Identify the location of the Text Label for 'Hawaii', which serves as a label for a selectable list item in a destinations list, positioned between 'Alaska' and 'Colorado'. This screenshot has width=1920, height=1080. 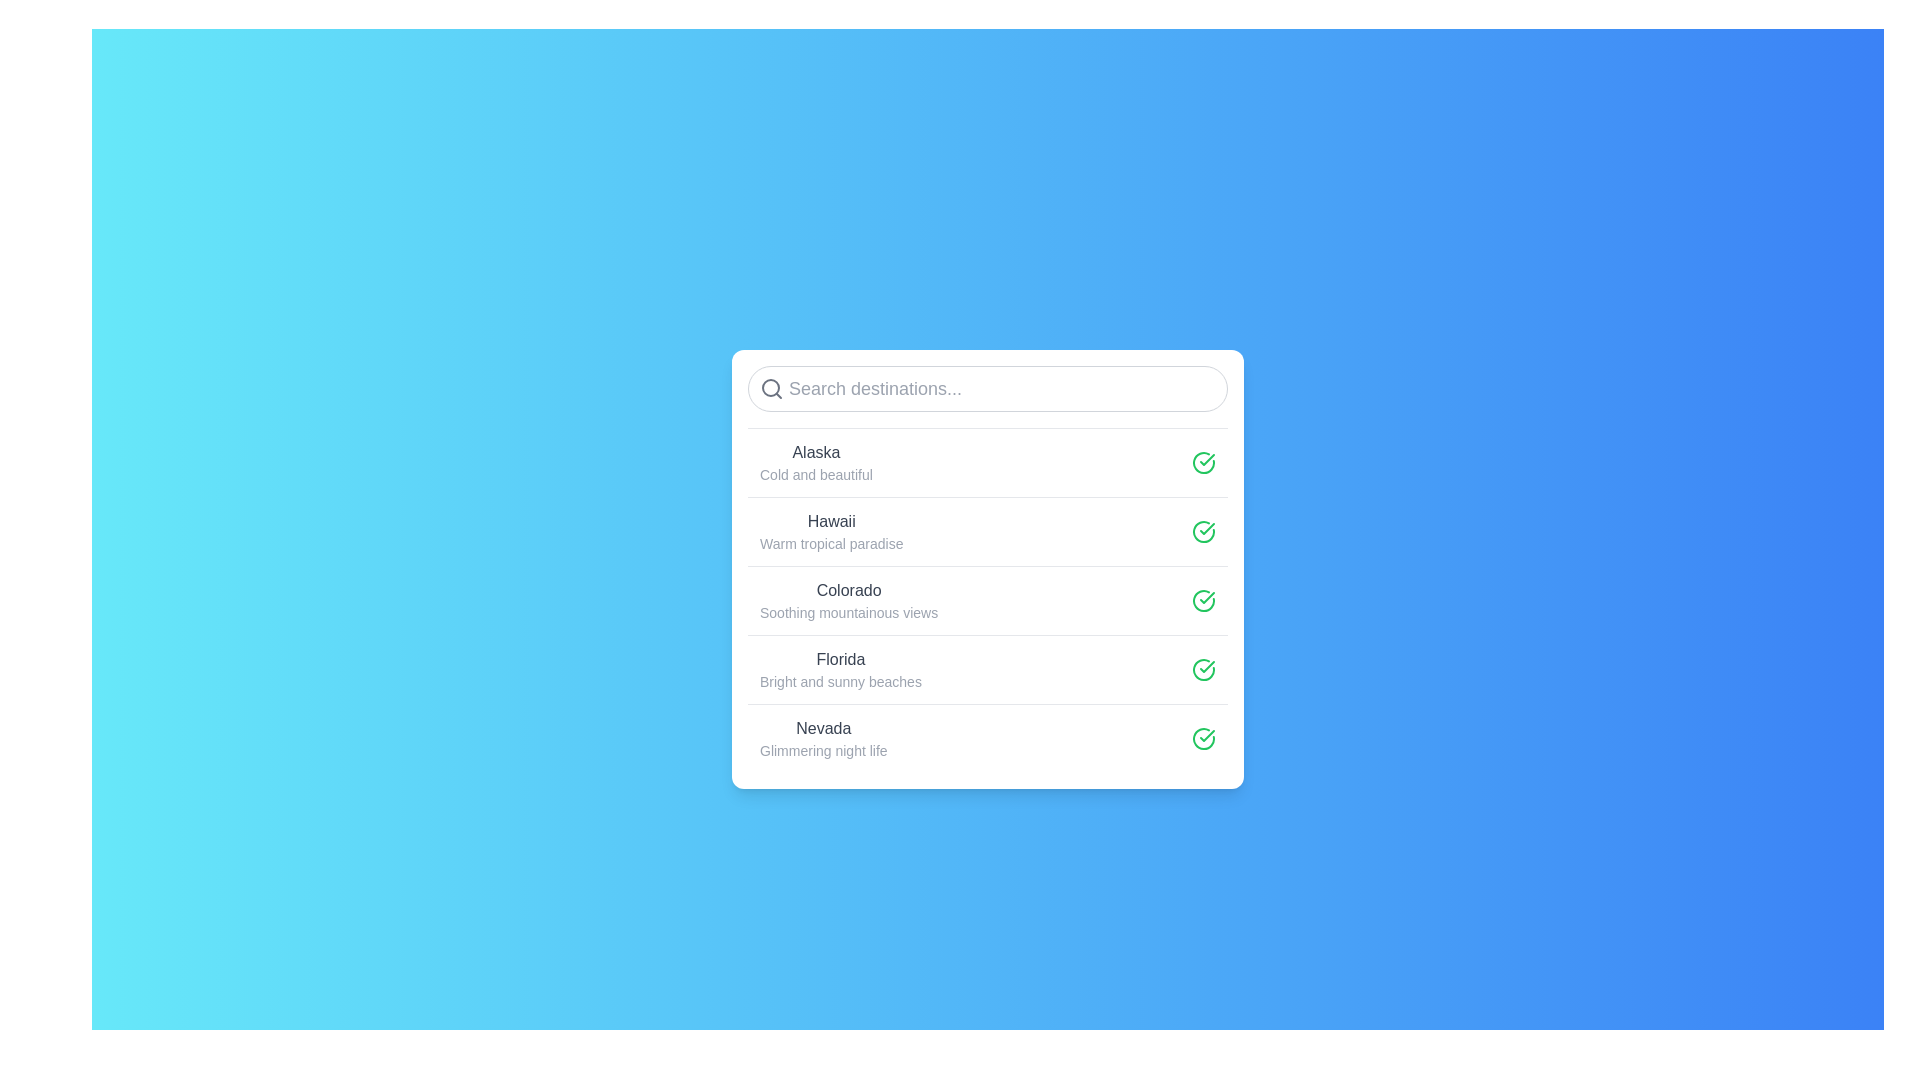
(831, 520).